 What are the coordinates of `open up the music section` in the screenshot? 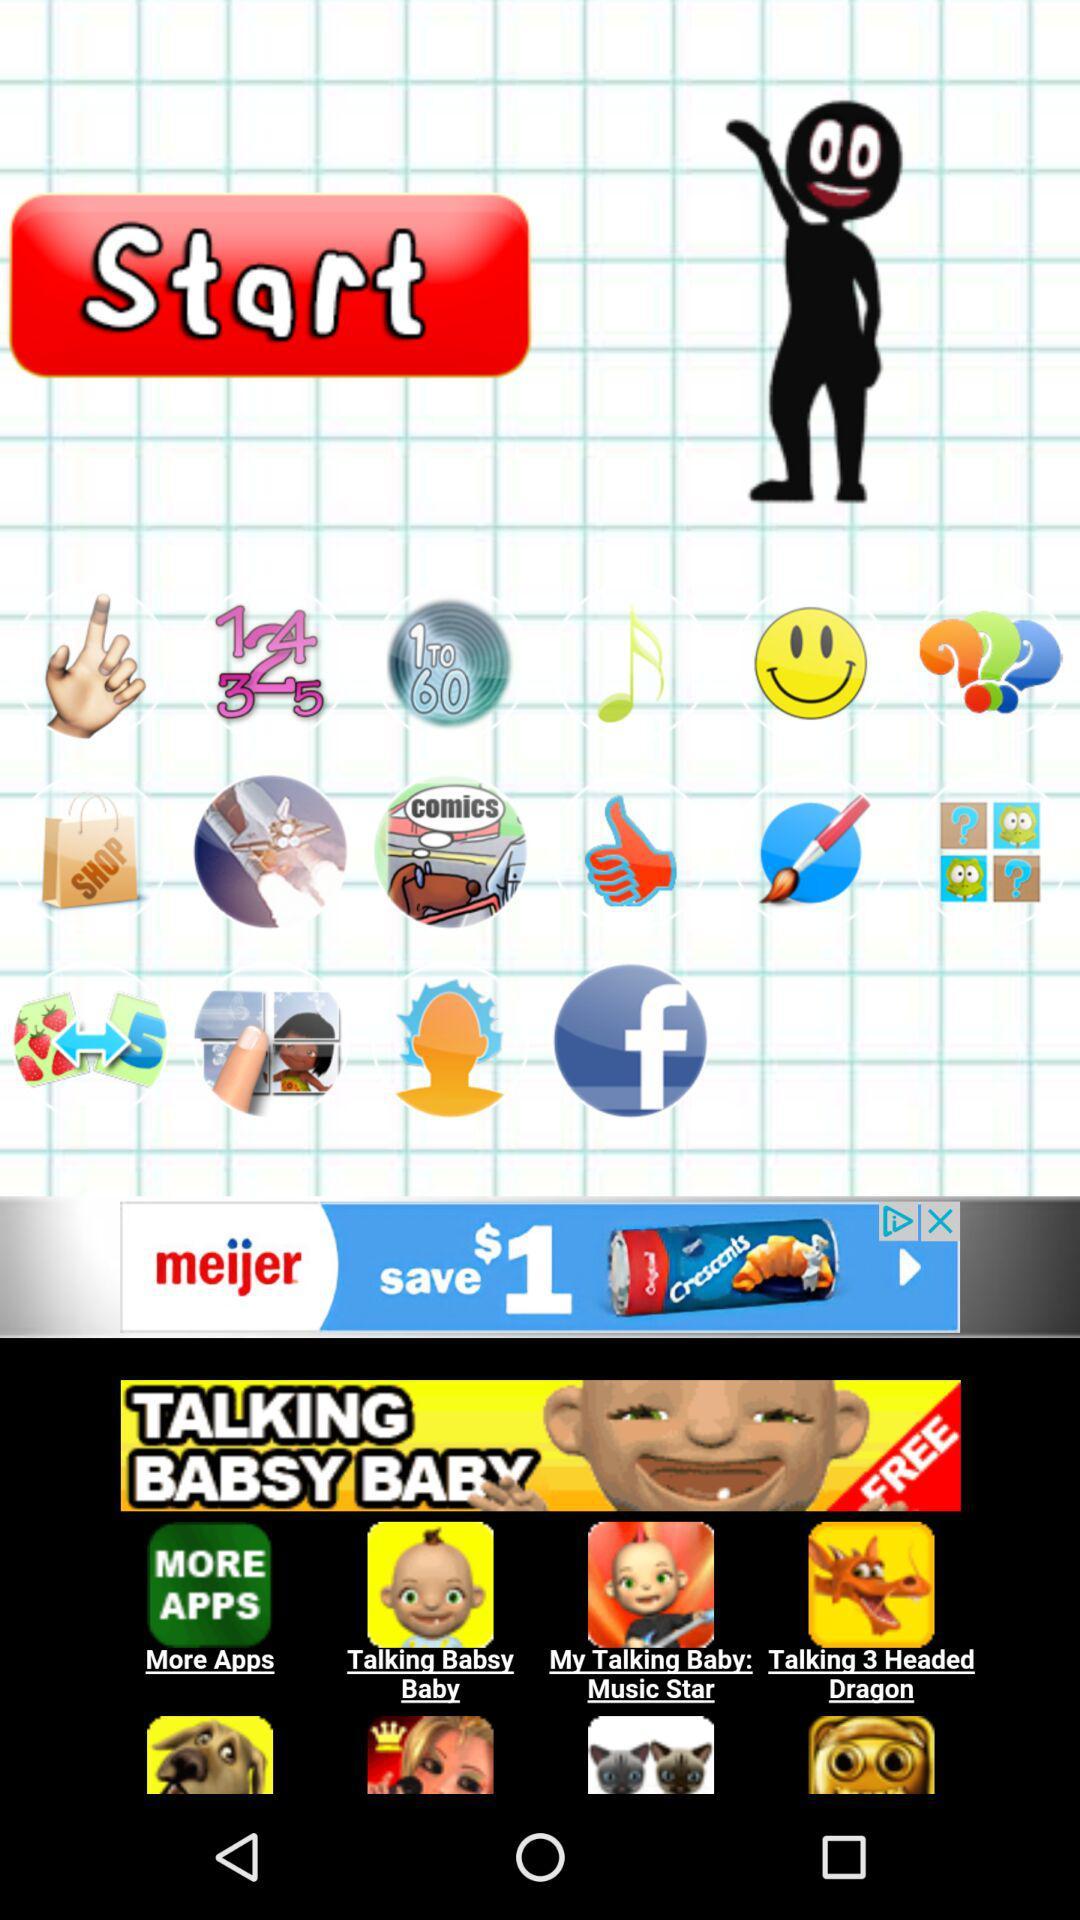 It's located at (628, 662).